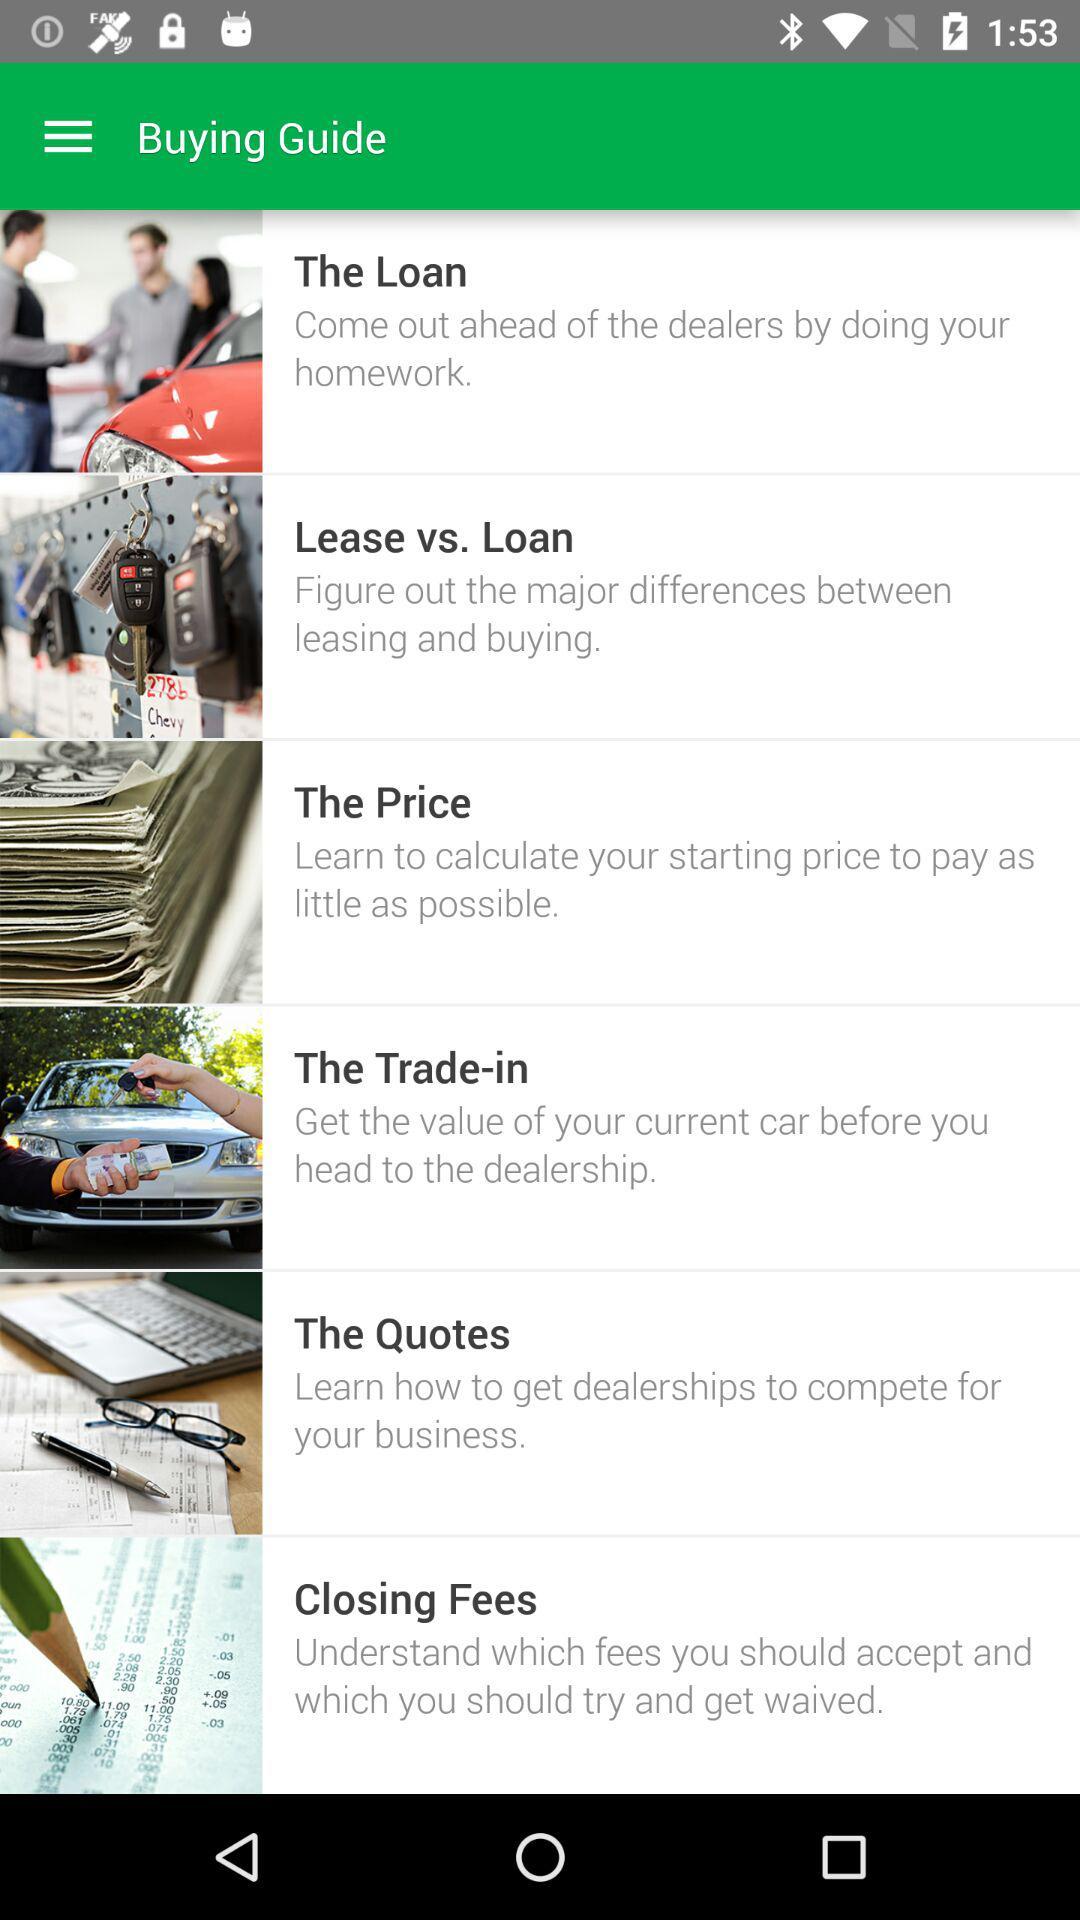 The image size is (1080, 1920). Describe the element at coordinates (67, 135) in the screenshot. I see `side menu option` at that location.